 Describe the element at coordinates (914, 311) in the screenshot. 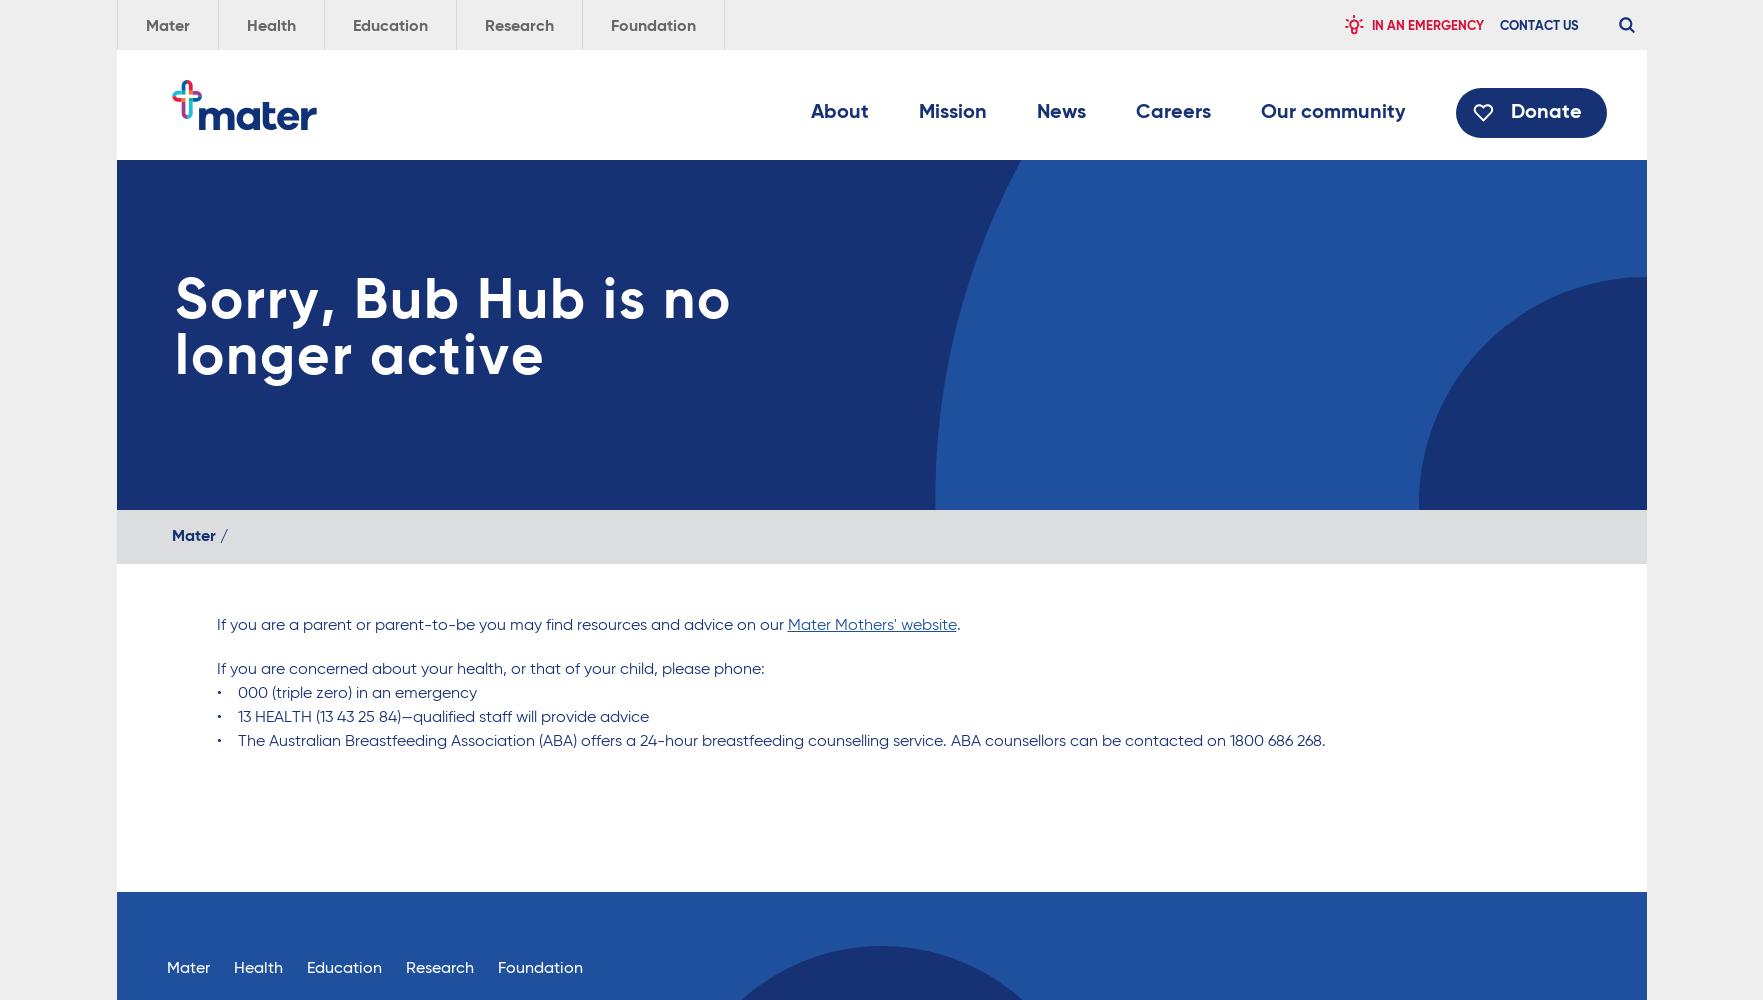

I see `'Our future developments'` at that location.